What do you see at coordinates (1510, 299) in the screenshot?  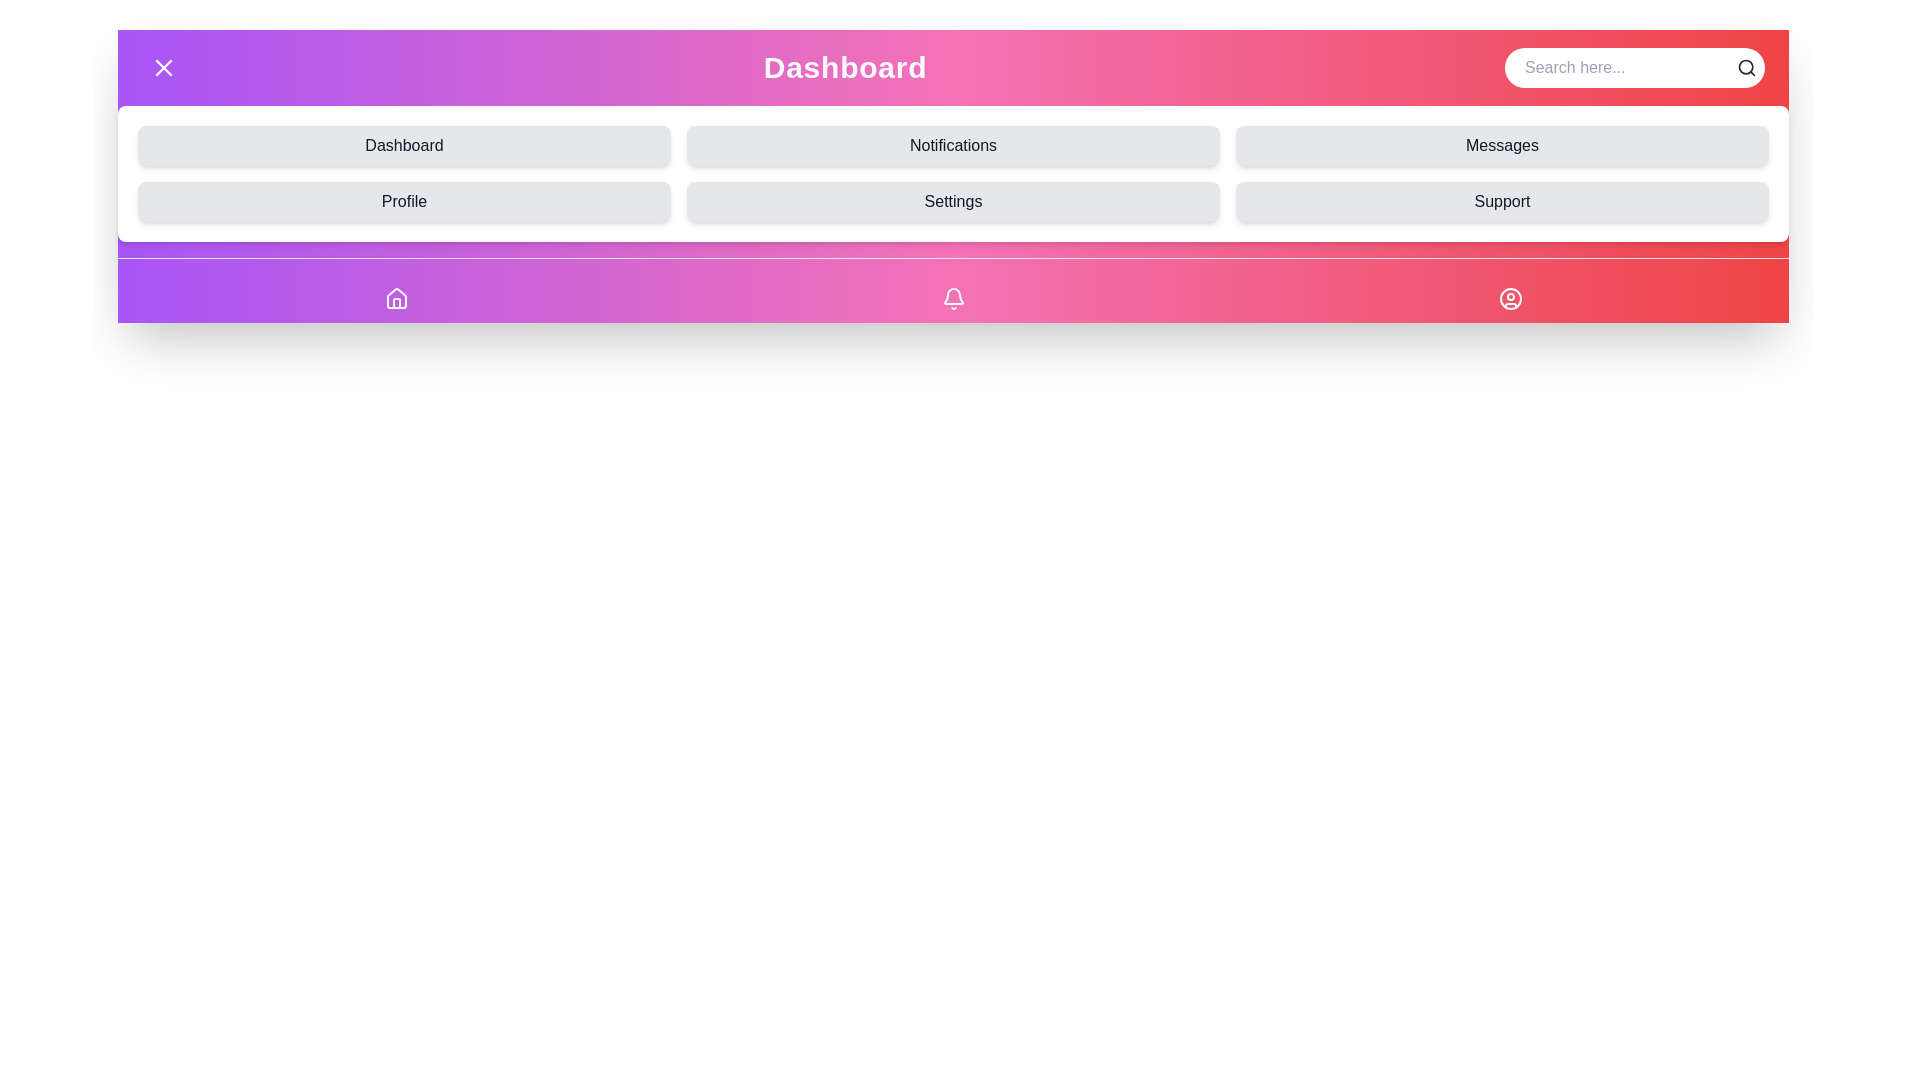 I see `the footer button corresponding to Profile` at bounding box center [1510, 299].